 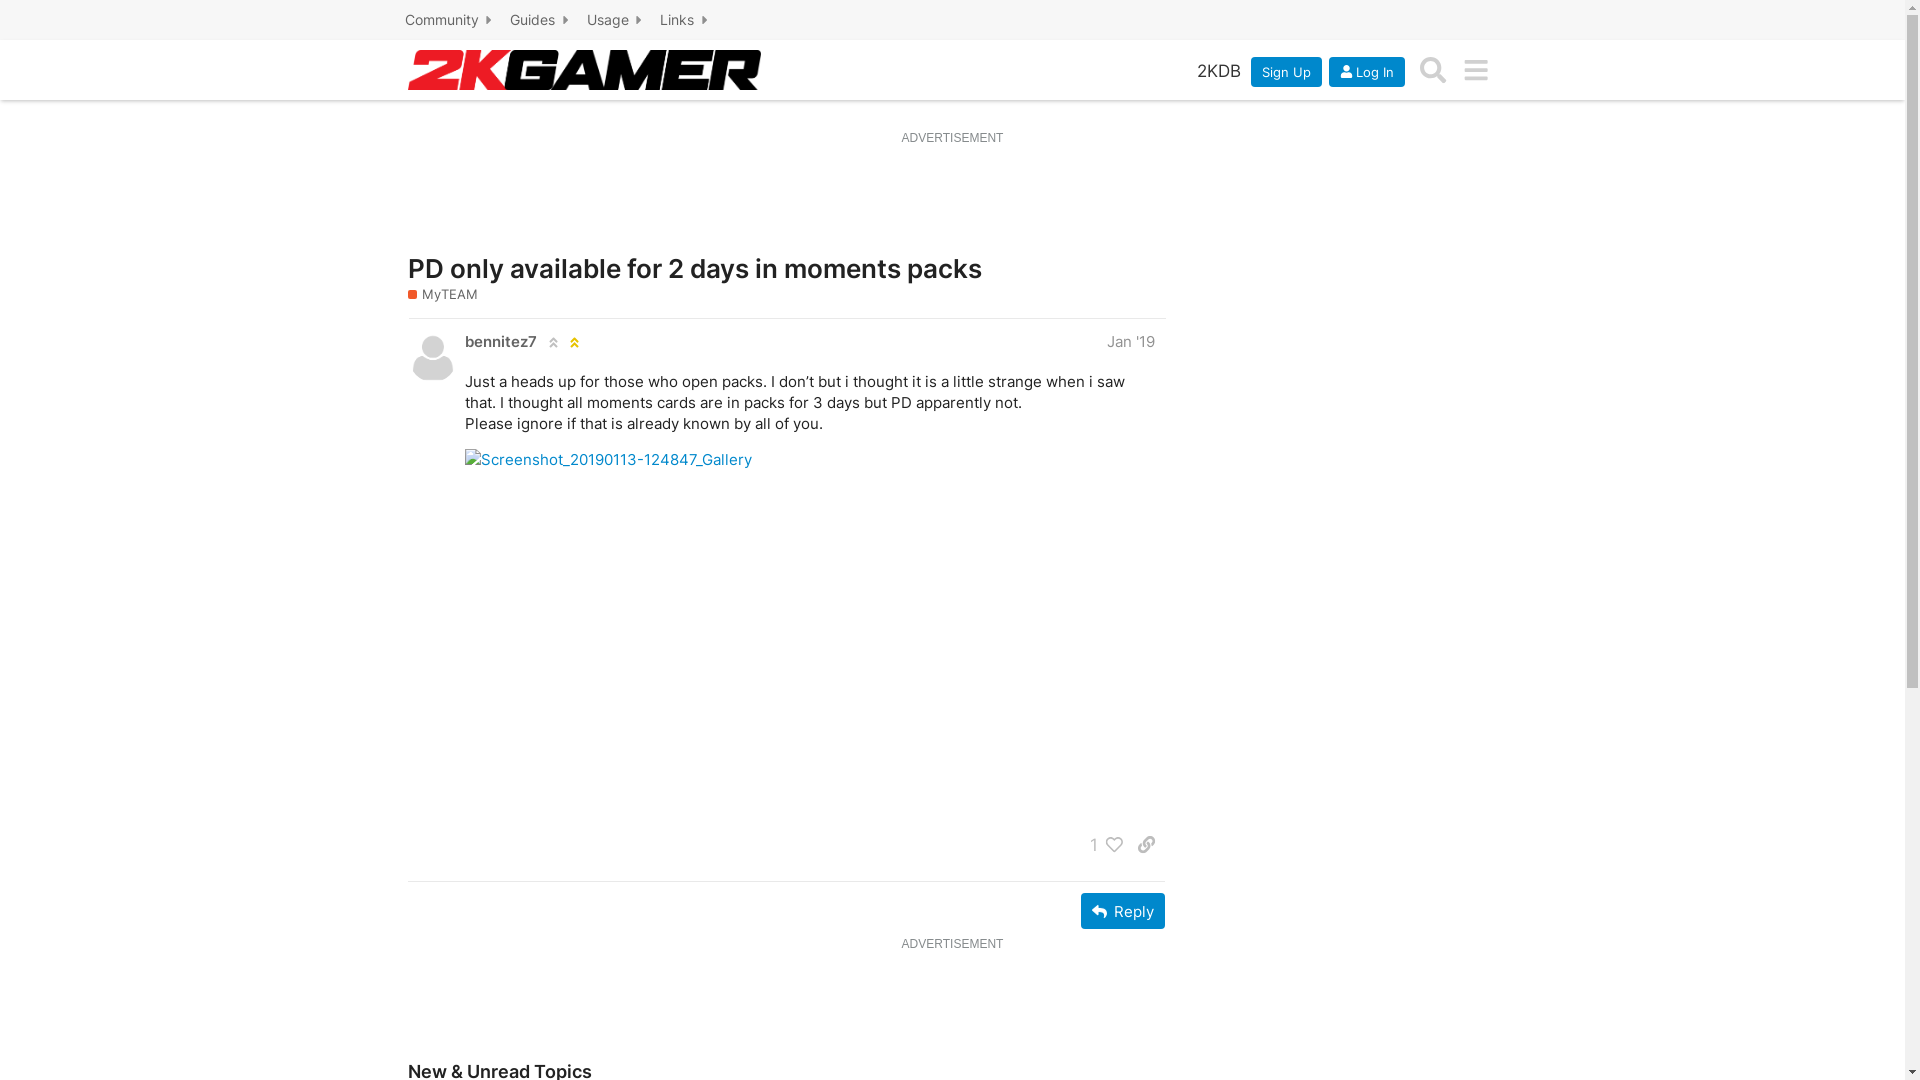 I want to click on 'Guides', so click(x=541, y=19).